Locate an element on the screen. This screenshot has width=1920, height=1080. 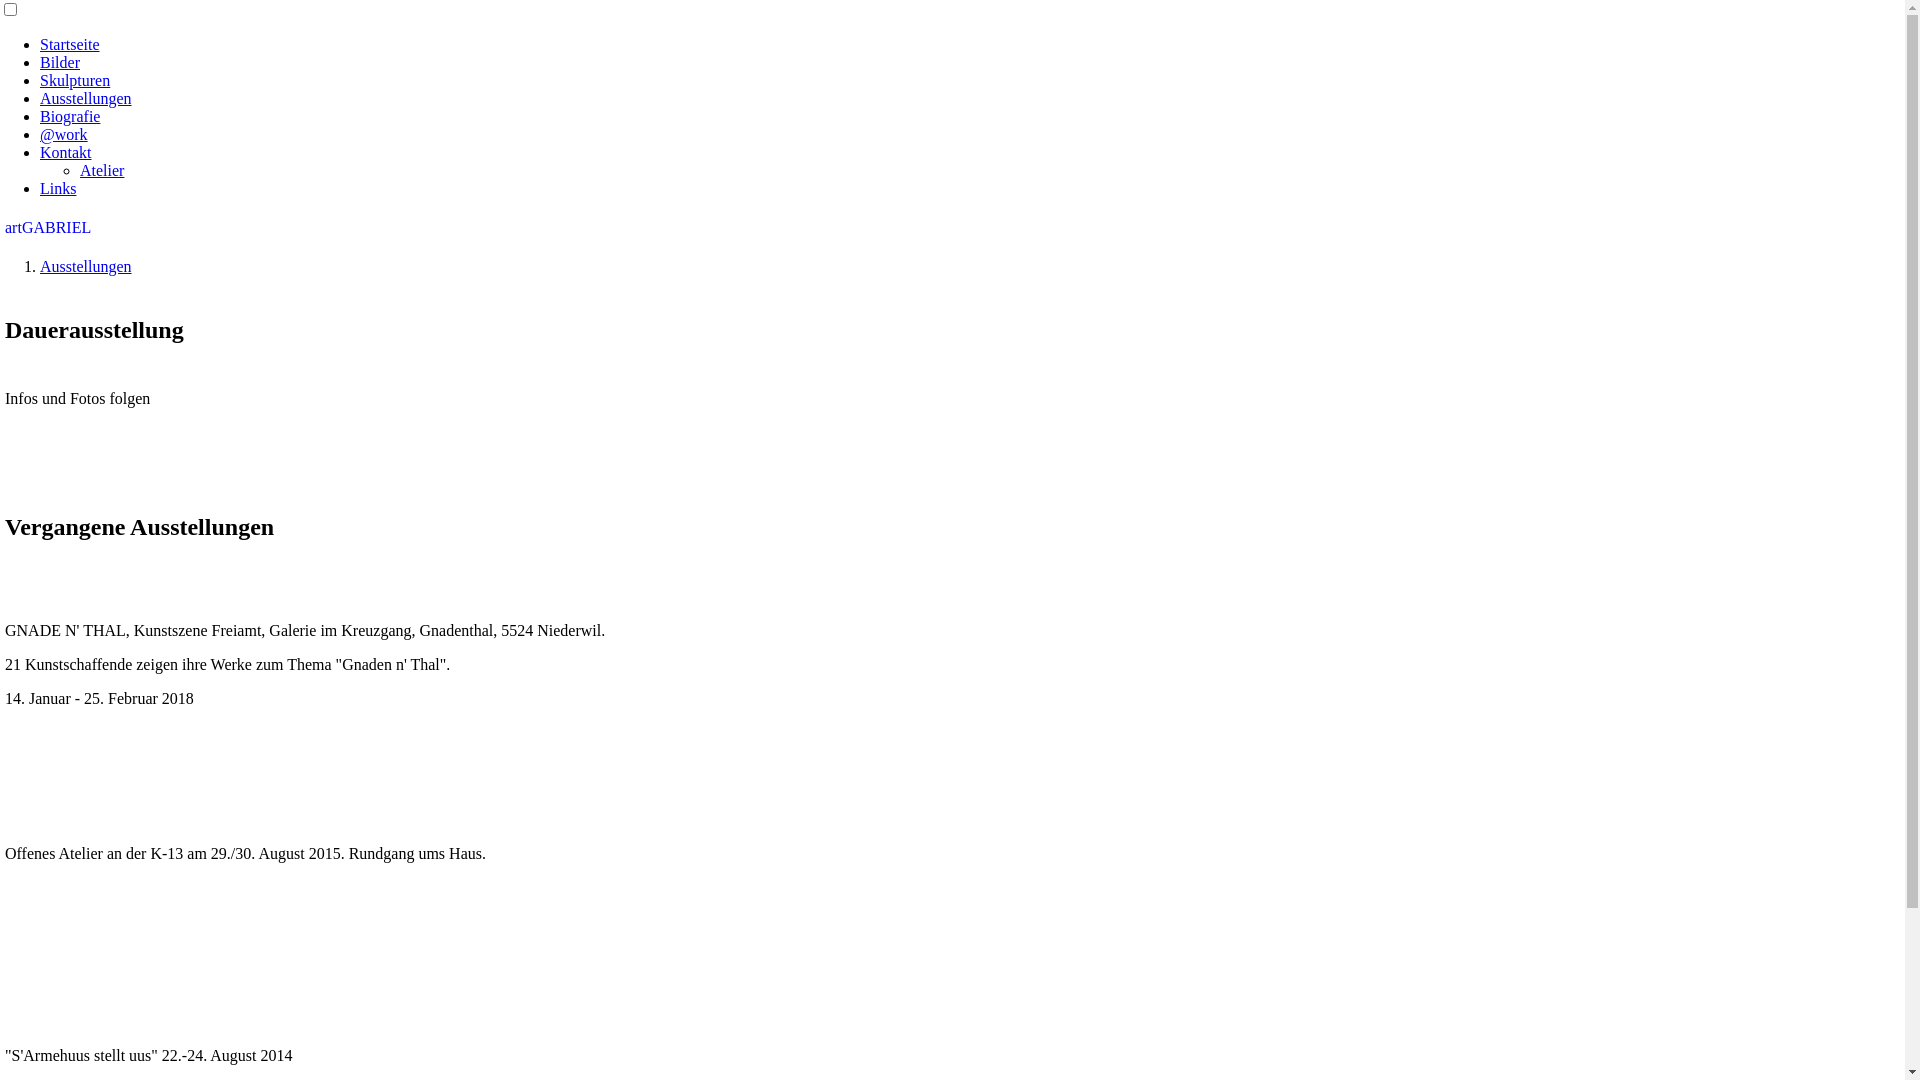
'Biografie' is located at coordinates (70, 116).